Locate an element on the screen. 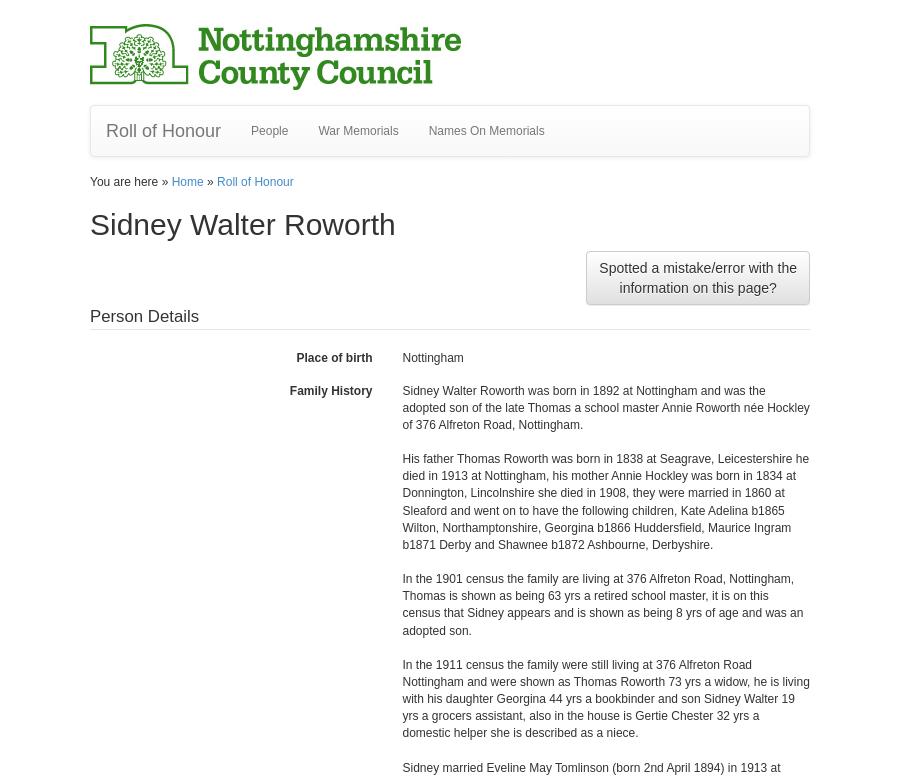 The height and width of the screenshot is (776, 900). 'Family History' is located at coordinates (287, 390).